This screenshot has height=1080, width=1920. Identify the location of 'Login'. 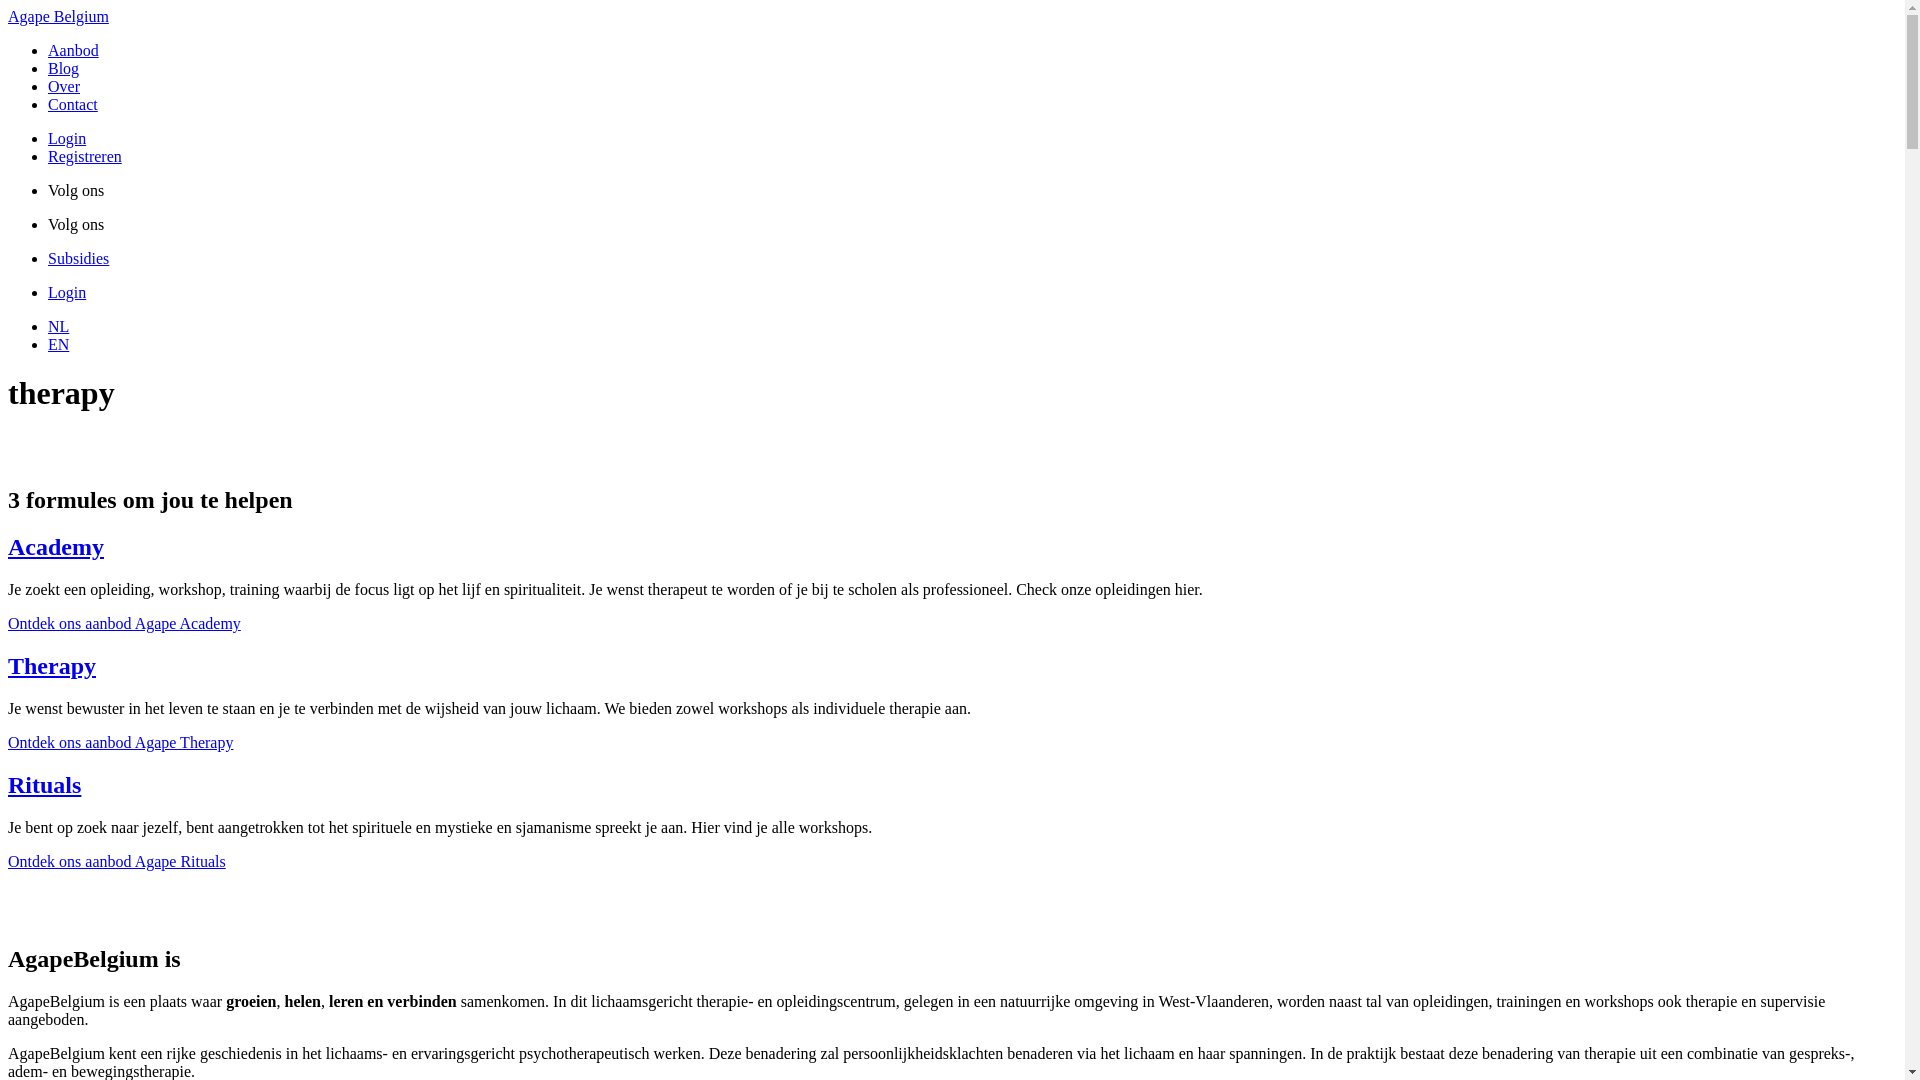
(67, 137).